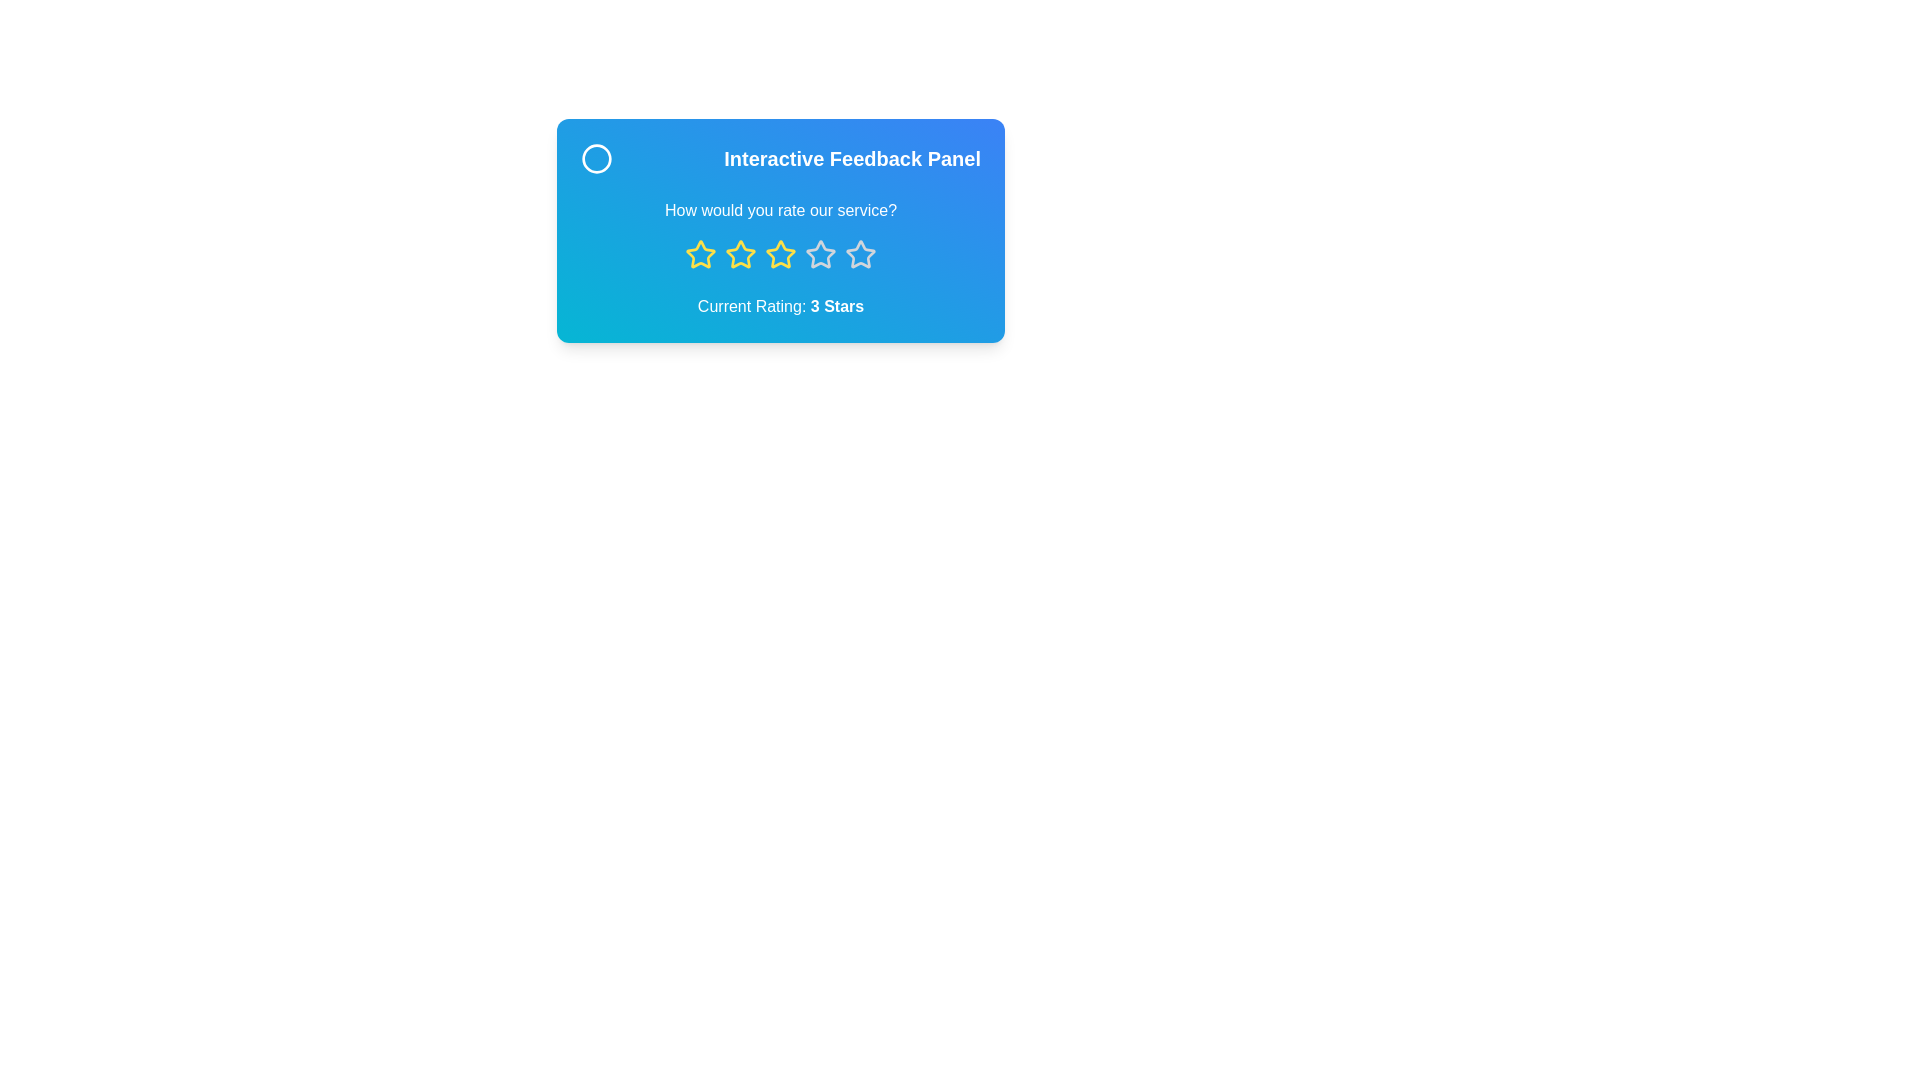 This screenshot has width=1920, height=1080. I want to click on the 4th star icon in the rating component to provide a rating, so click(860, 253).